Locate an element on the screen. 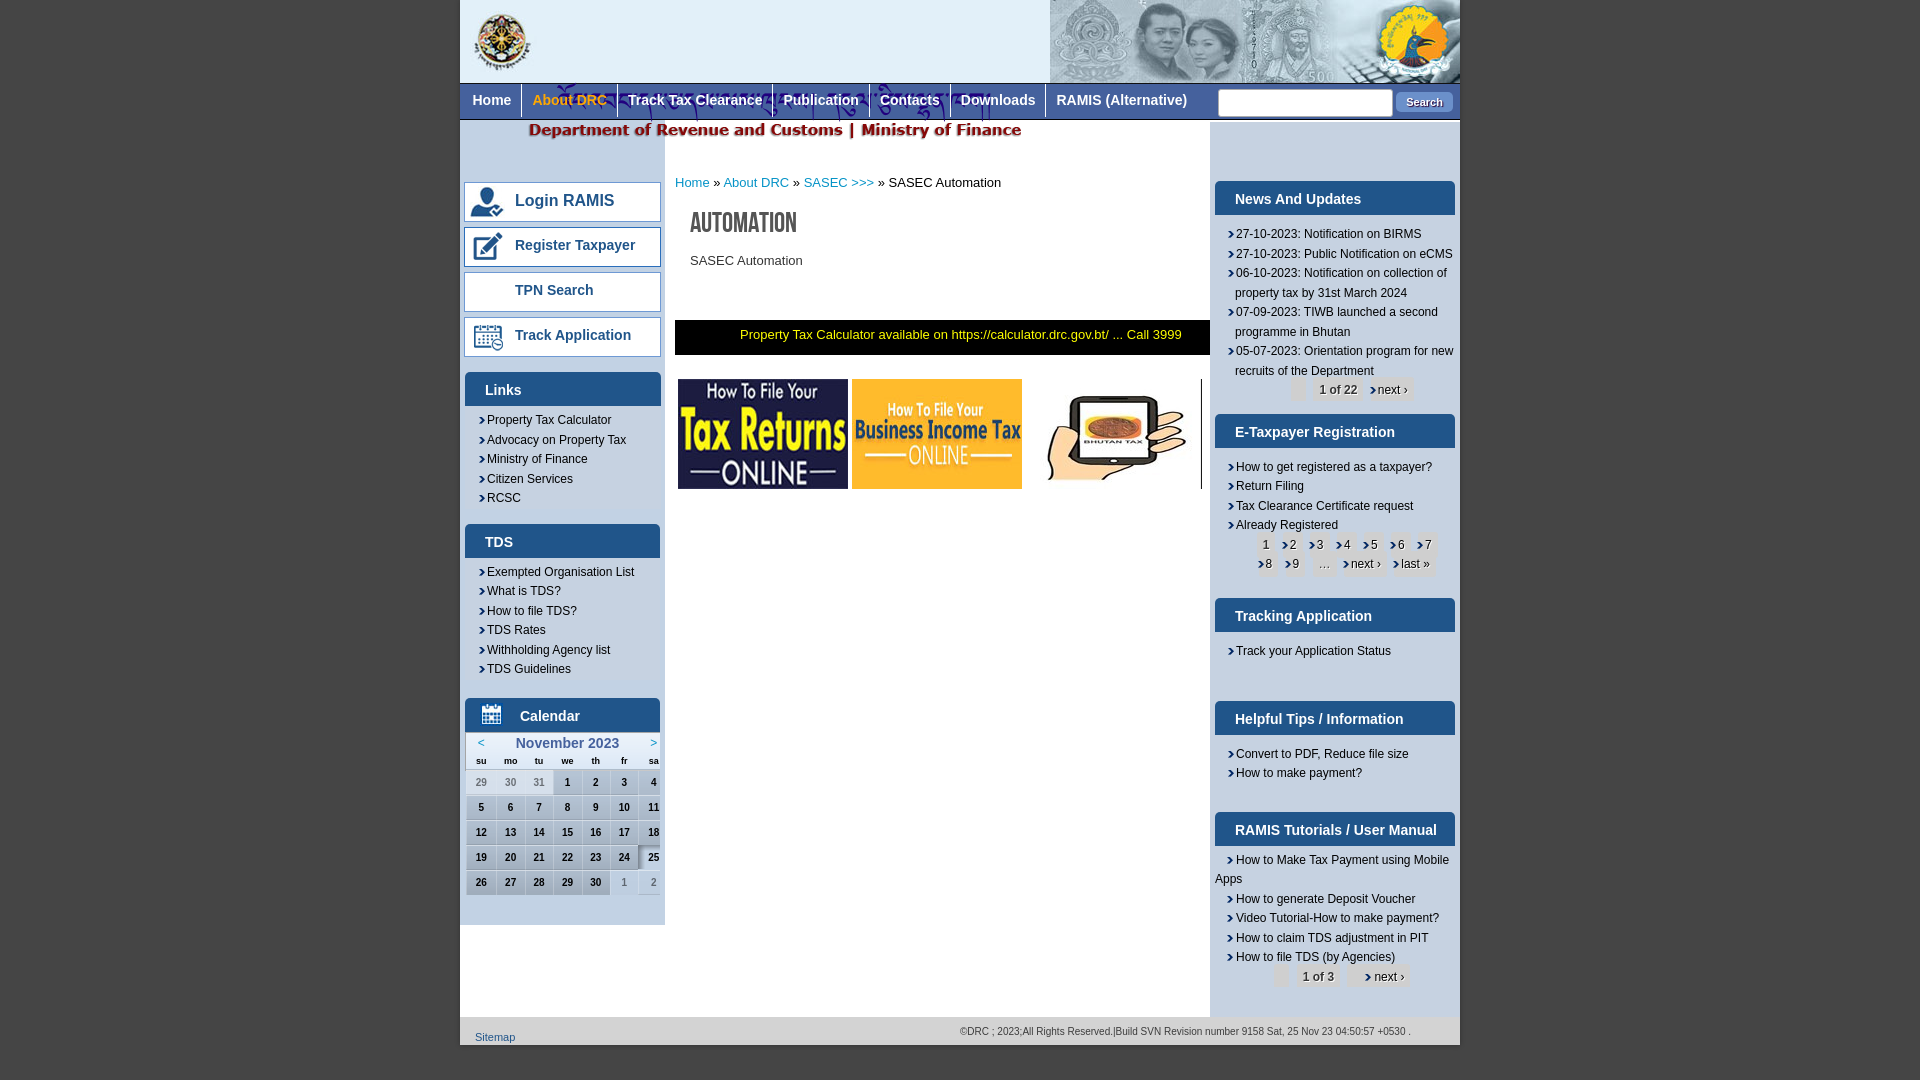  'How to get registered as a taxpayer?' is located at coordinates (1329, 466).